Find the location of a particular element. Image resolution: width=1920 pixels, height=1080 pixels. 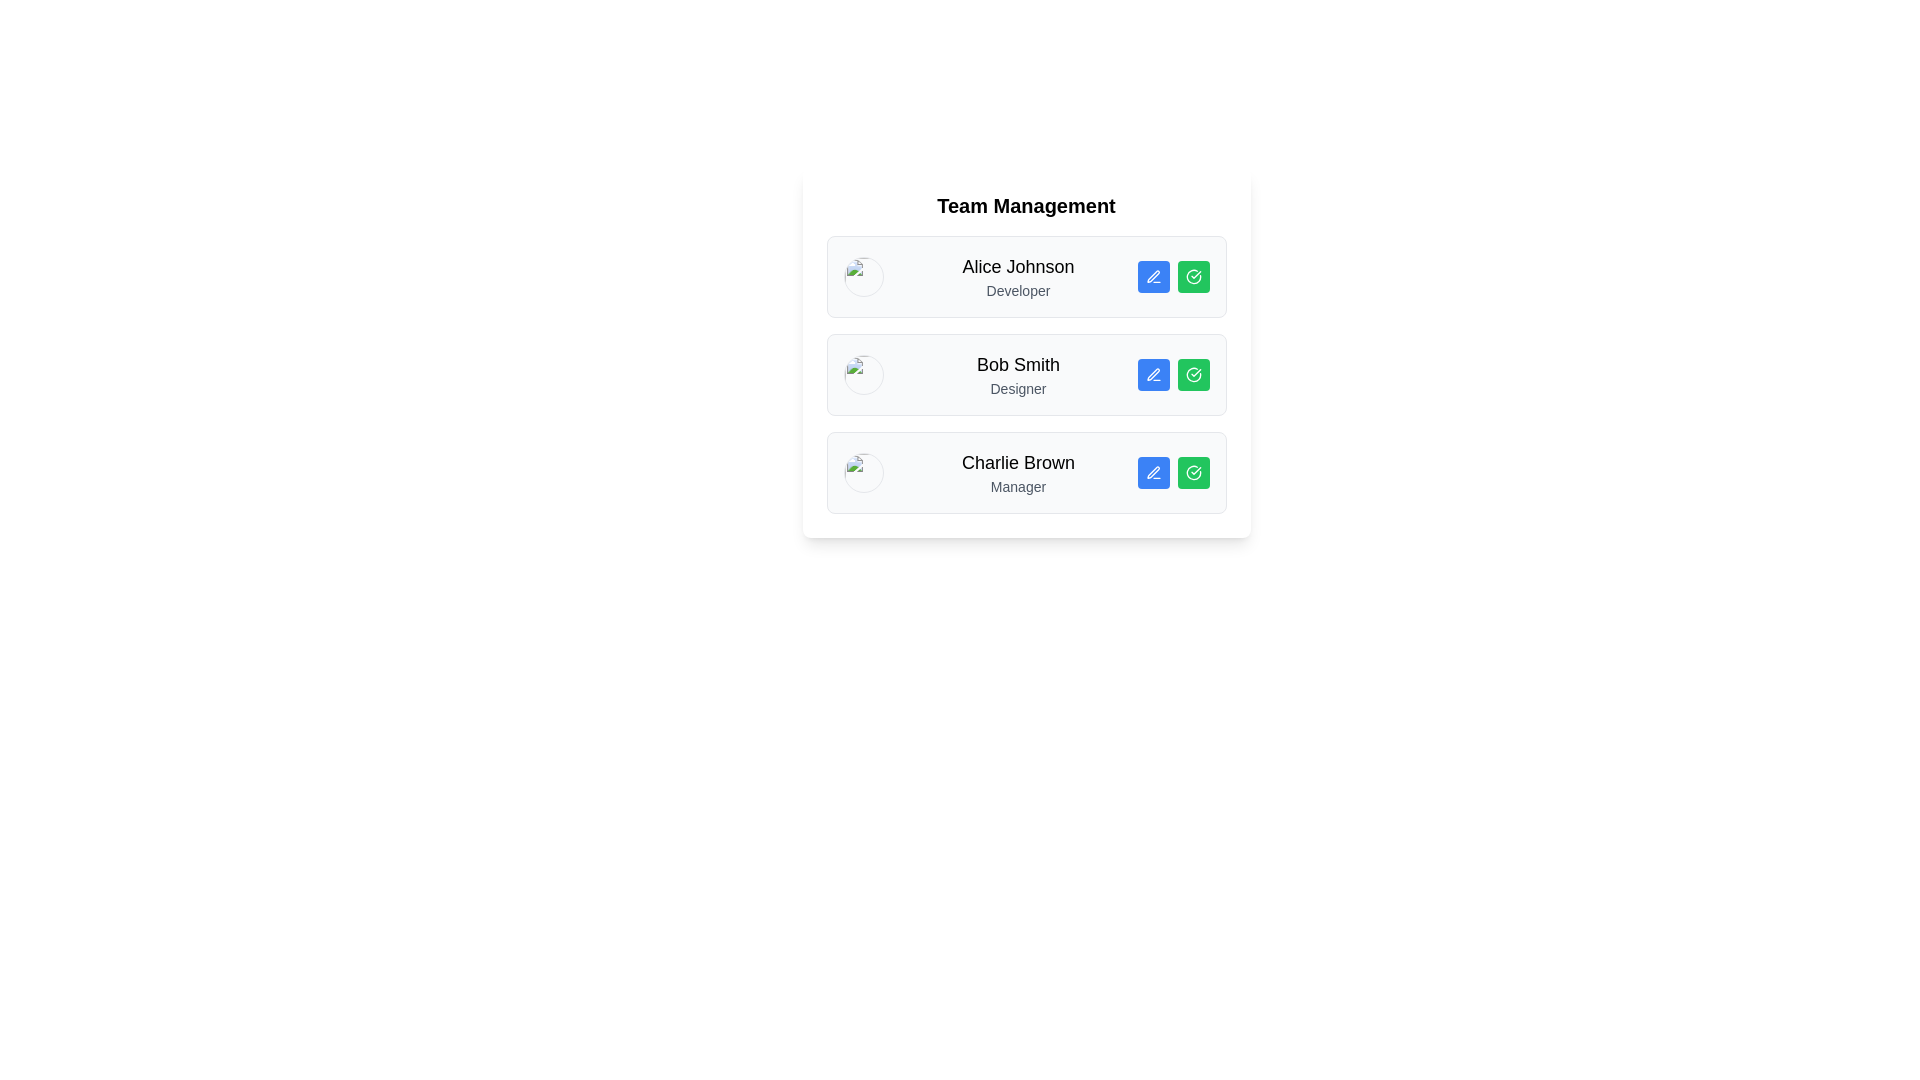

the text label displaying 'Manager', which is styled in a smaller gray font and positioned directly below 'Charlie Brown' in the list item is located at coordinates (1018, 486).